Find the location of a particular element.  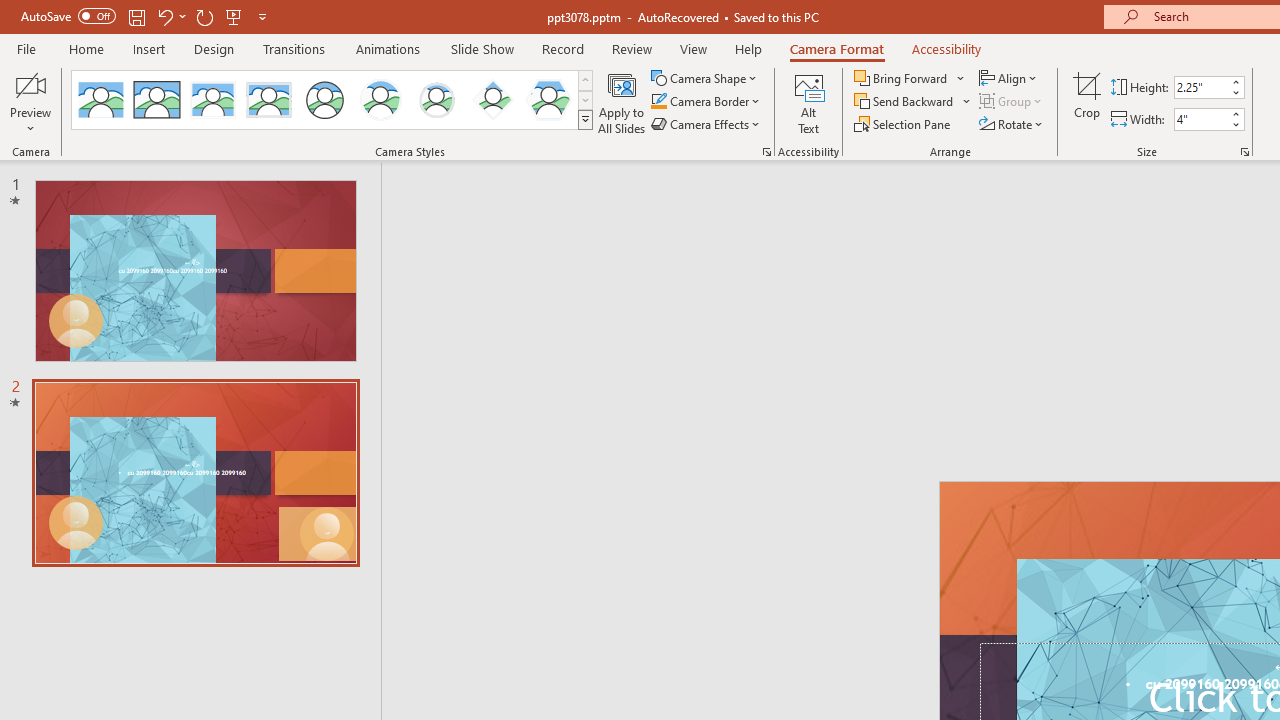

'Simple Frame Rectangle' is located at coordinates (156, 100).